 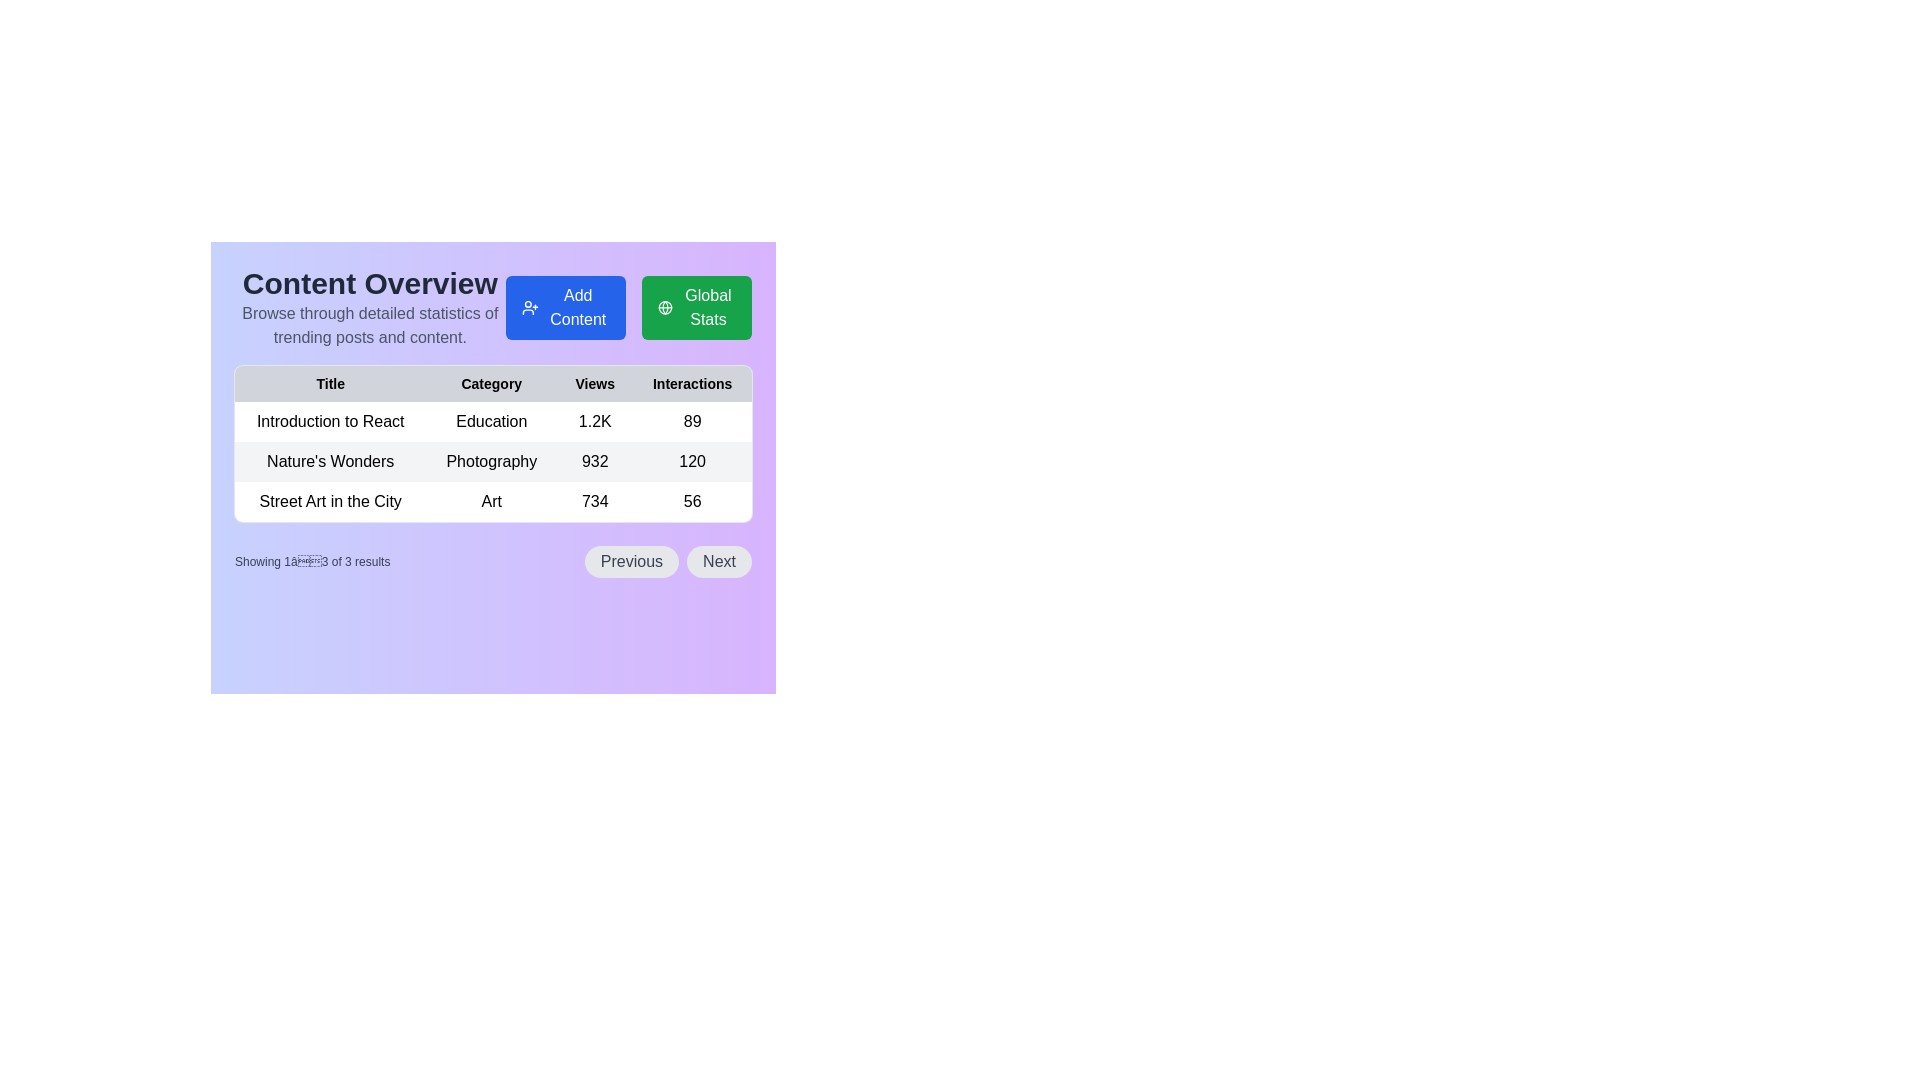 What do you see at coordinates (692, 462) in the screenshot?
I see `the static text displaying '120' in the 'Interactions' column of the table associated with 'Nature's Wonders' and 'Photography'` at bounding box center [692, 462].